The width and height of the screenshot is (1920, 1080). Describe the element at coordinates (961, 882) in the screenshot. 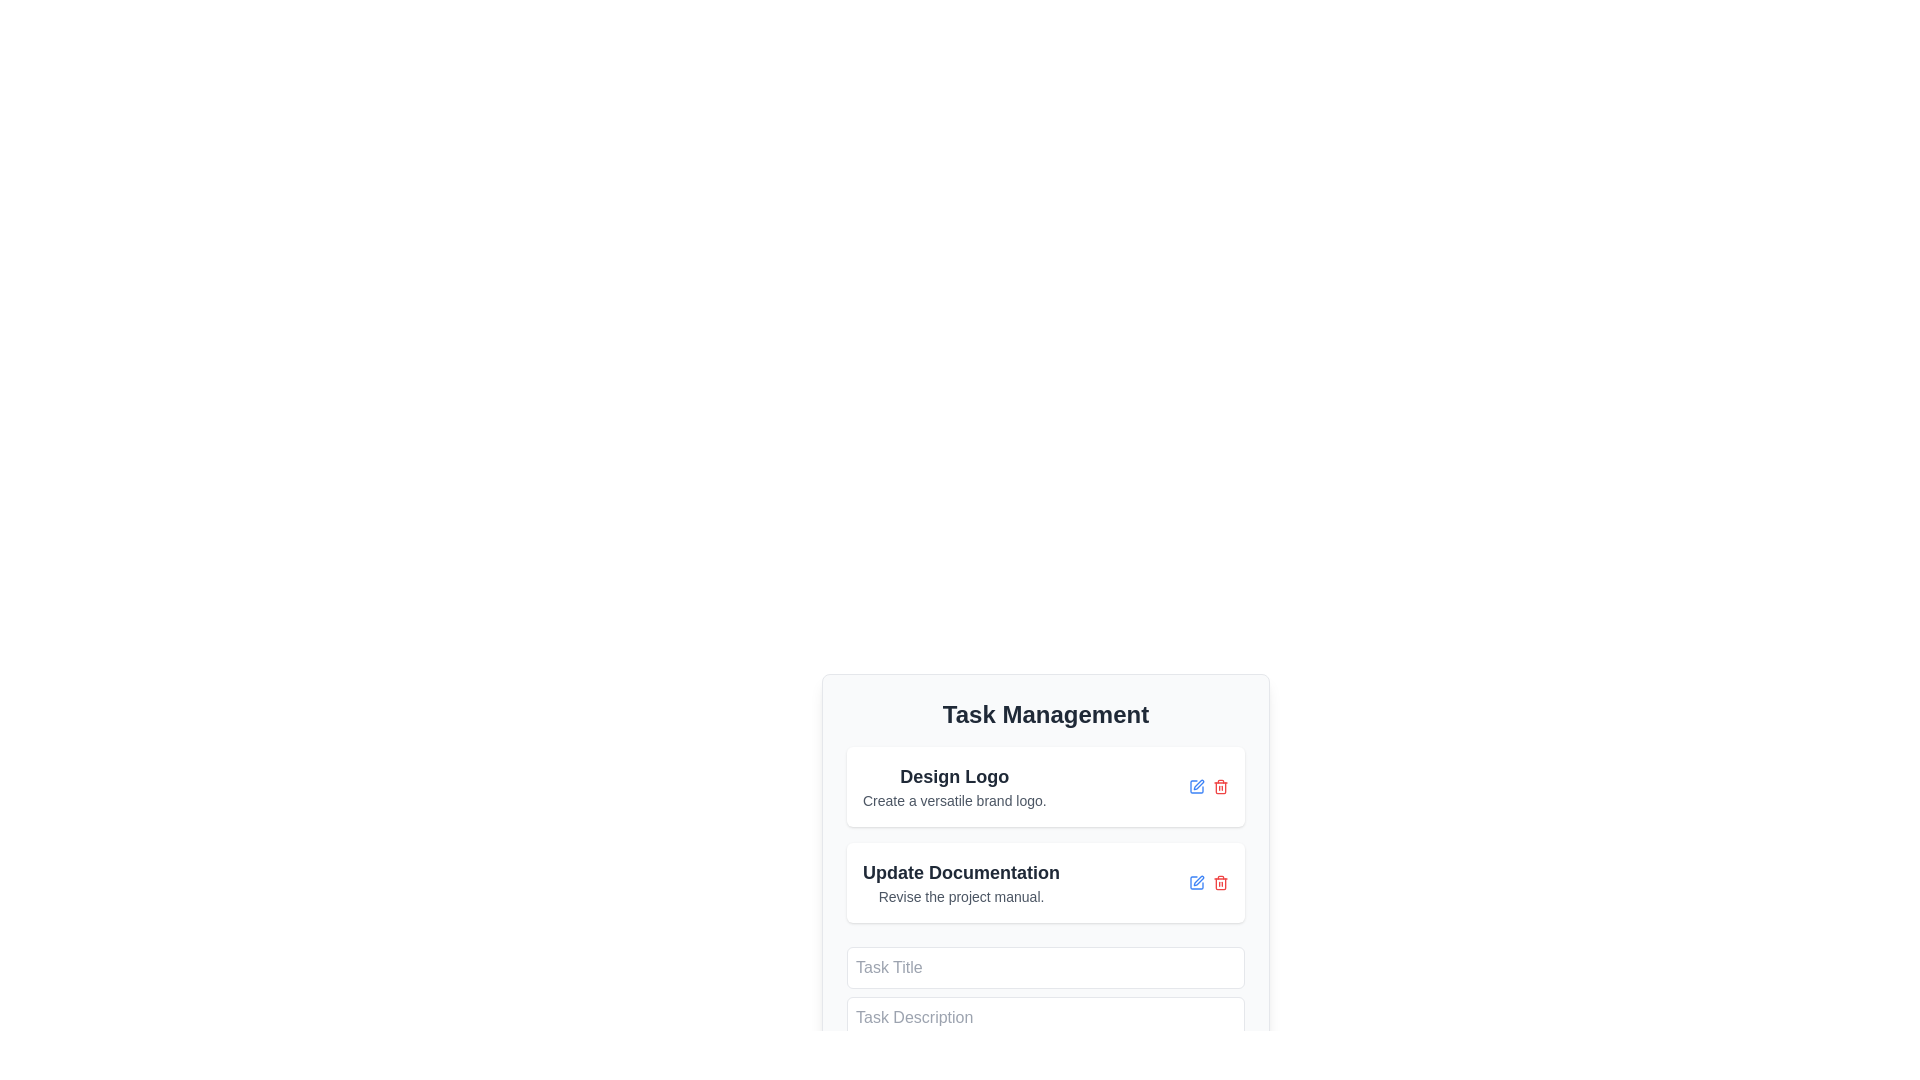

I see `the second task entry card in the 'Task Management' section` at that location.